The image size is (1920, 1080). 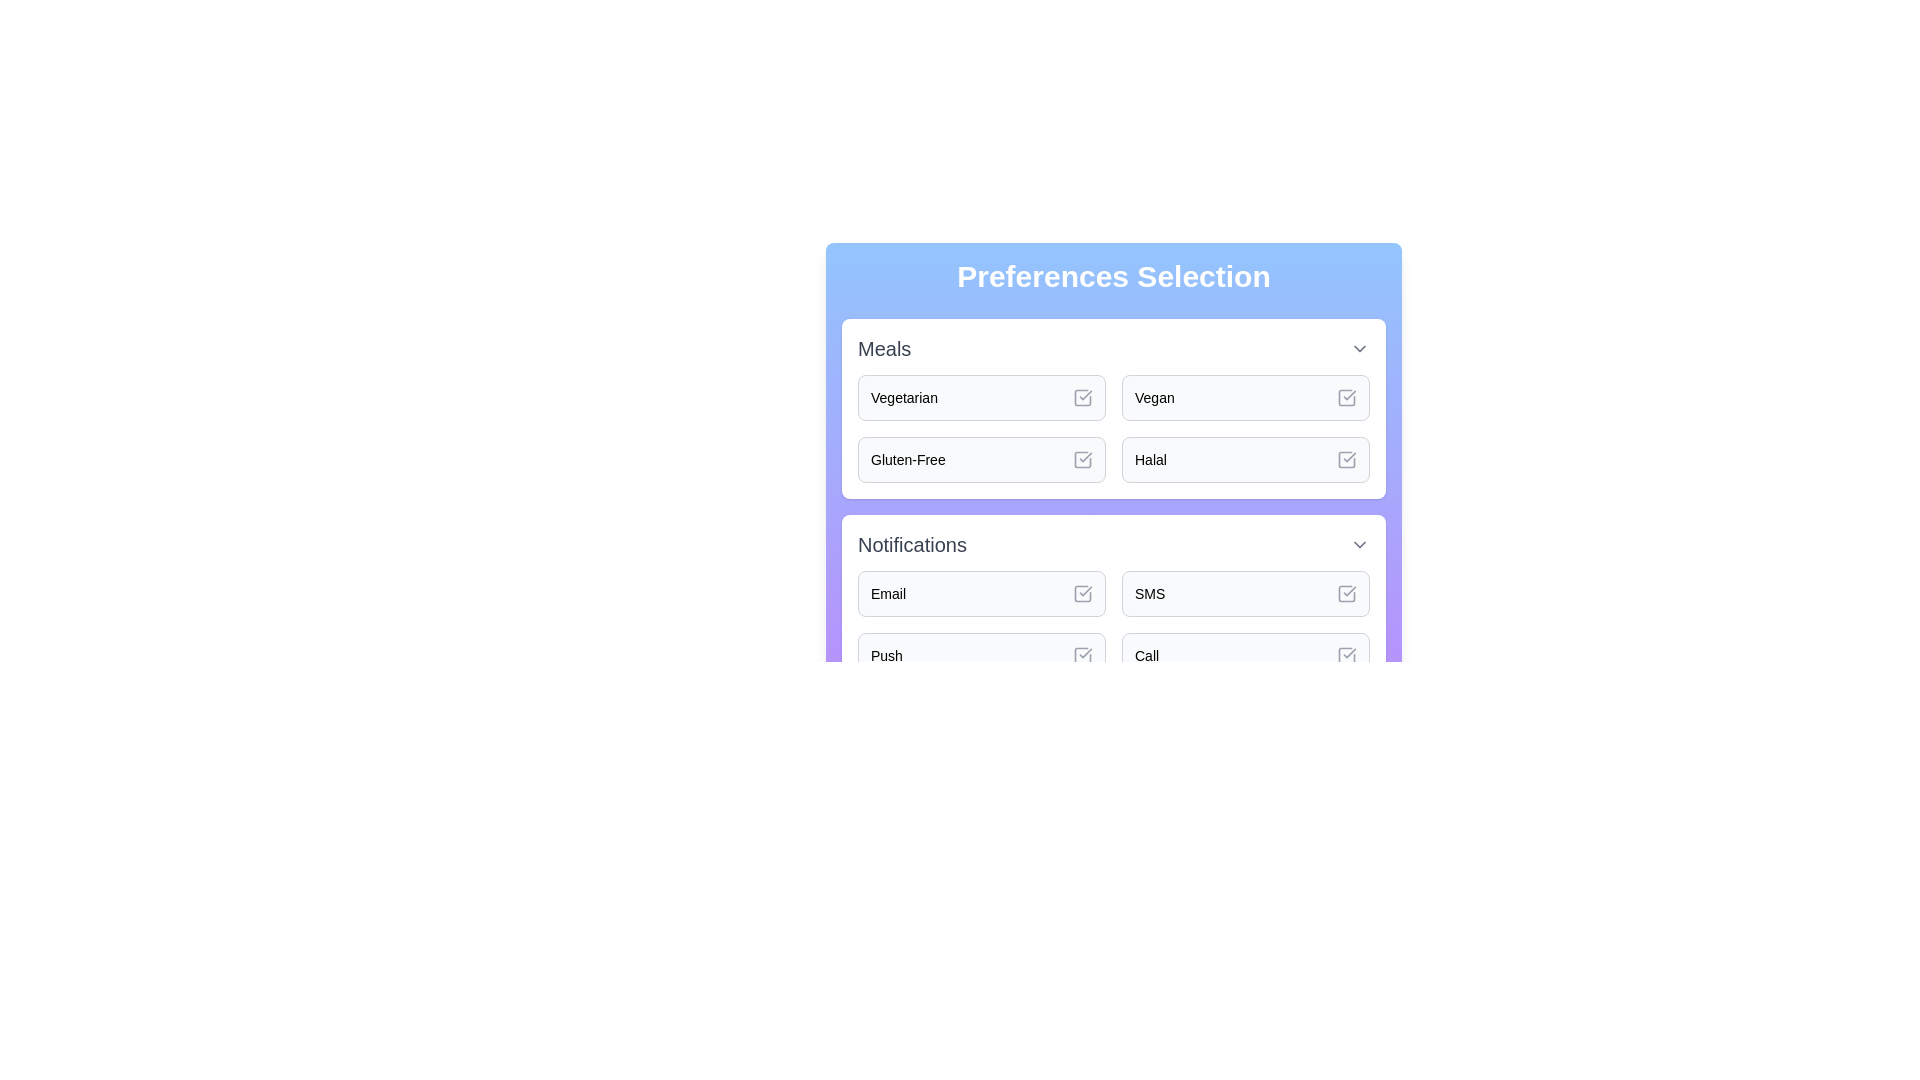 I want to click on the Checkbox icon indicating the selection state of the 'Gluten-Free' option, positioned to the right of the 'Gluten-Free' label in the 'Meals' section, so click(x=1082, y=459).